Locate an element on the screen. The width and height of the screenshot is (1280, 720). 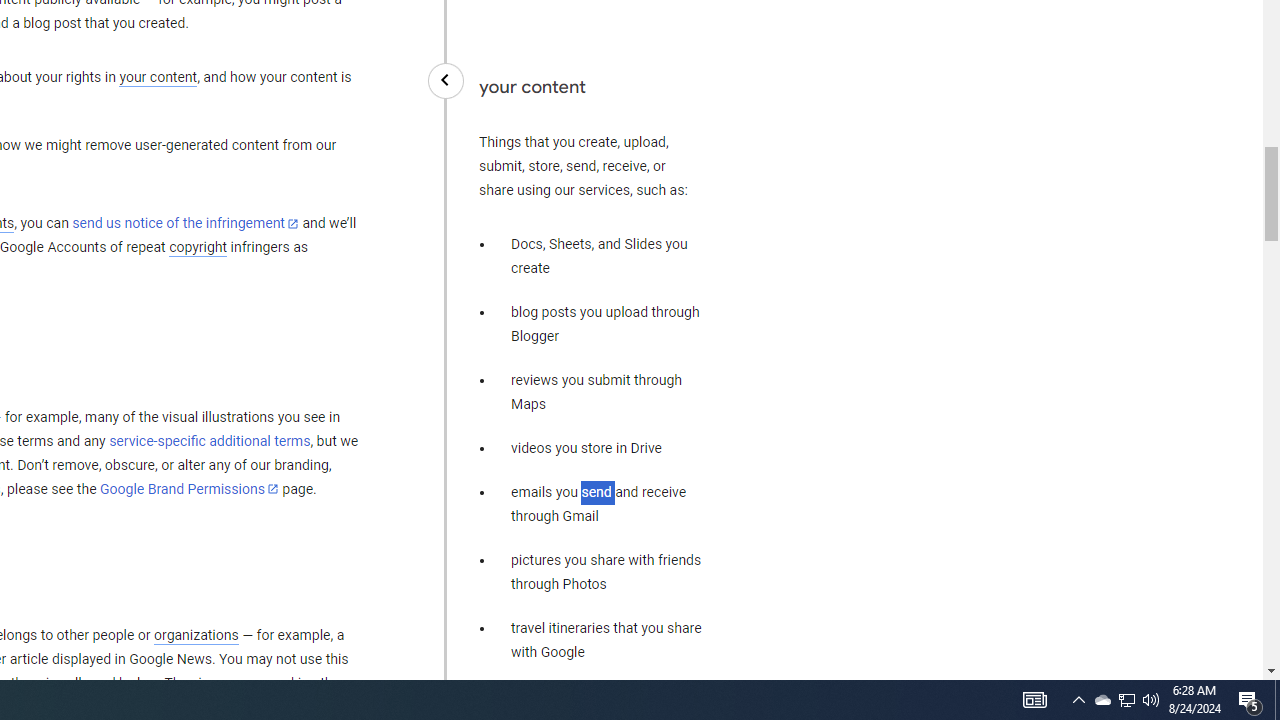
'service-specific additional terms' is located at coordinates (209, 440).